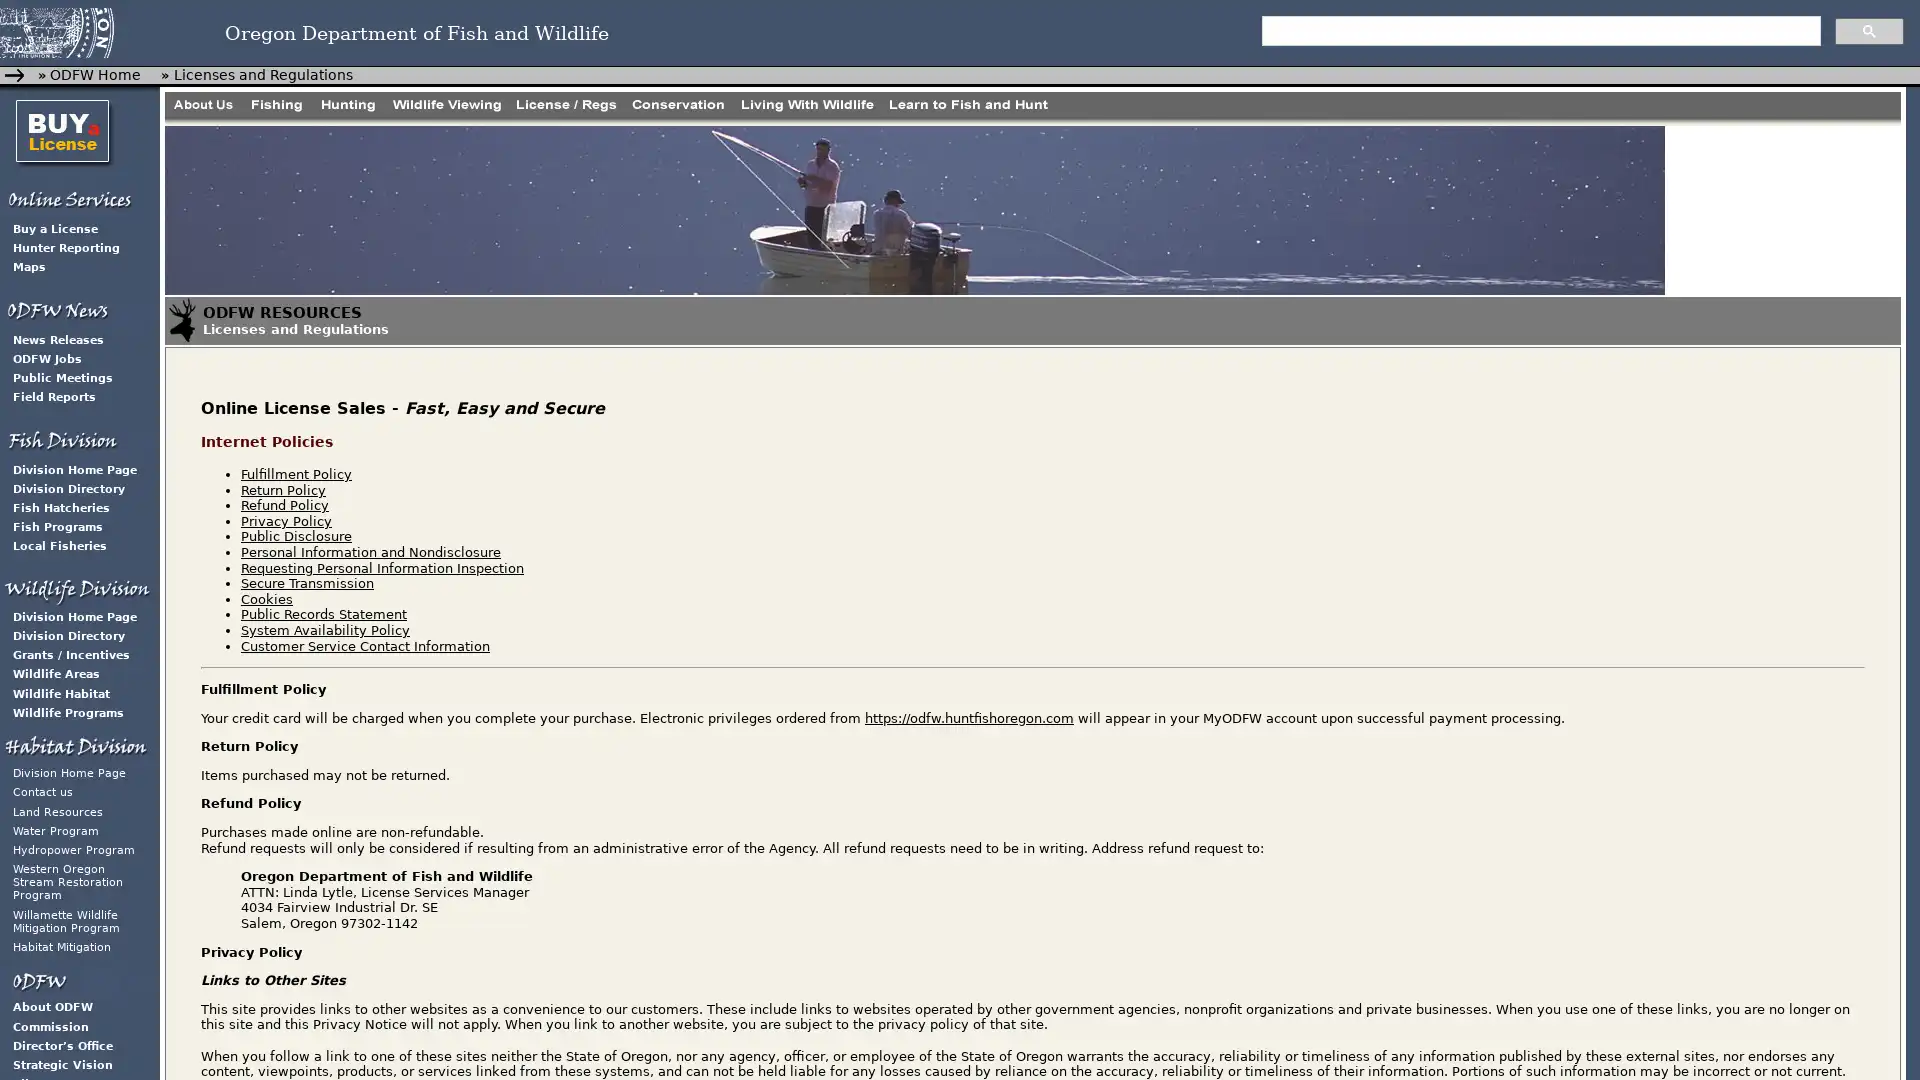 Image resolution: width=1920 pixels, height=1080 pixels. I want to click on search, so click(1868, 30).